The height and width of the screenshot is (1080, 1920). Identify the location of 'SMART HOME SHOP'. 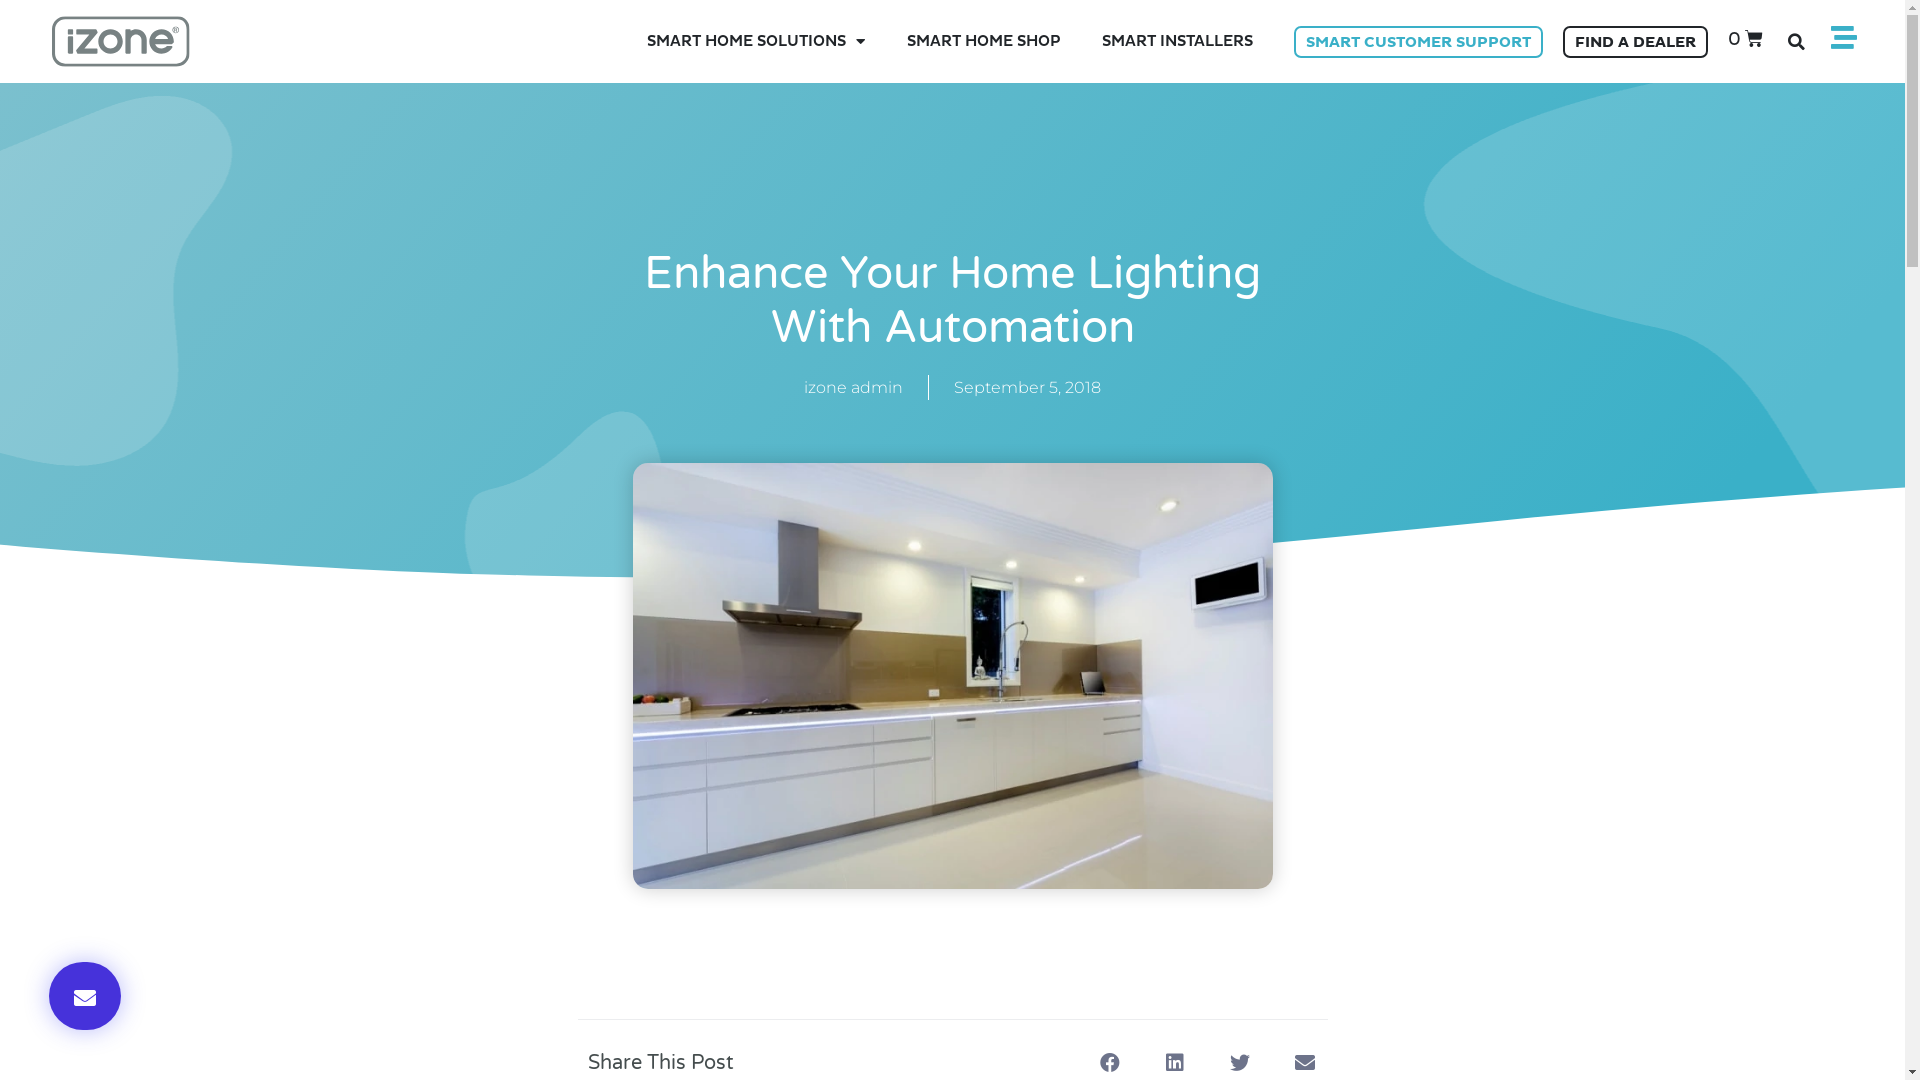
(983, 42).